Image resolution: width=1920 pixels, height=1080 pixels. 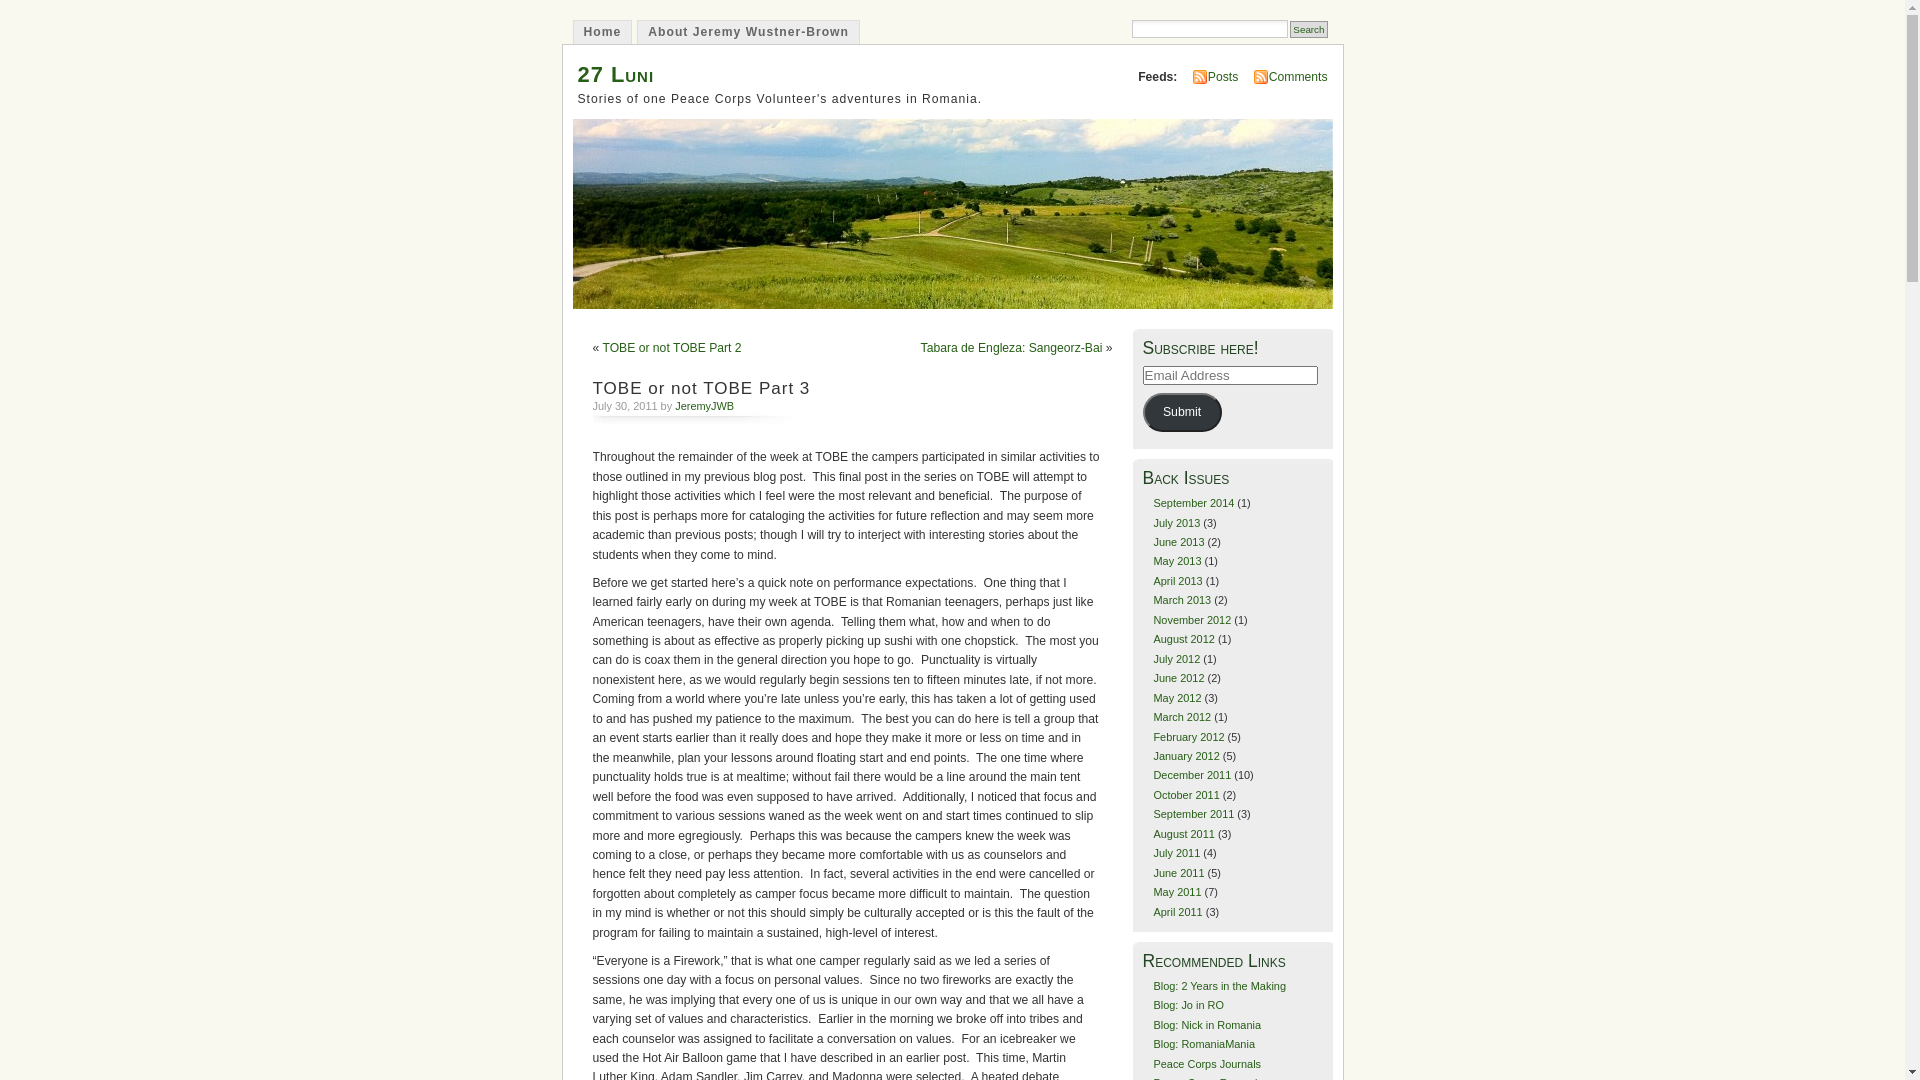 I want to click on 'March 2013', so click(x=1181, y=599).